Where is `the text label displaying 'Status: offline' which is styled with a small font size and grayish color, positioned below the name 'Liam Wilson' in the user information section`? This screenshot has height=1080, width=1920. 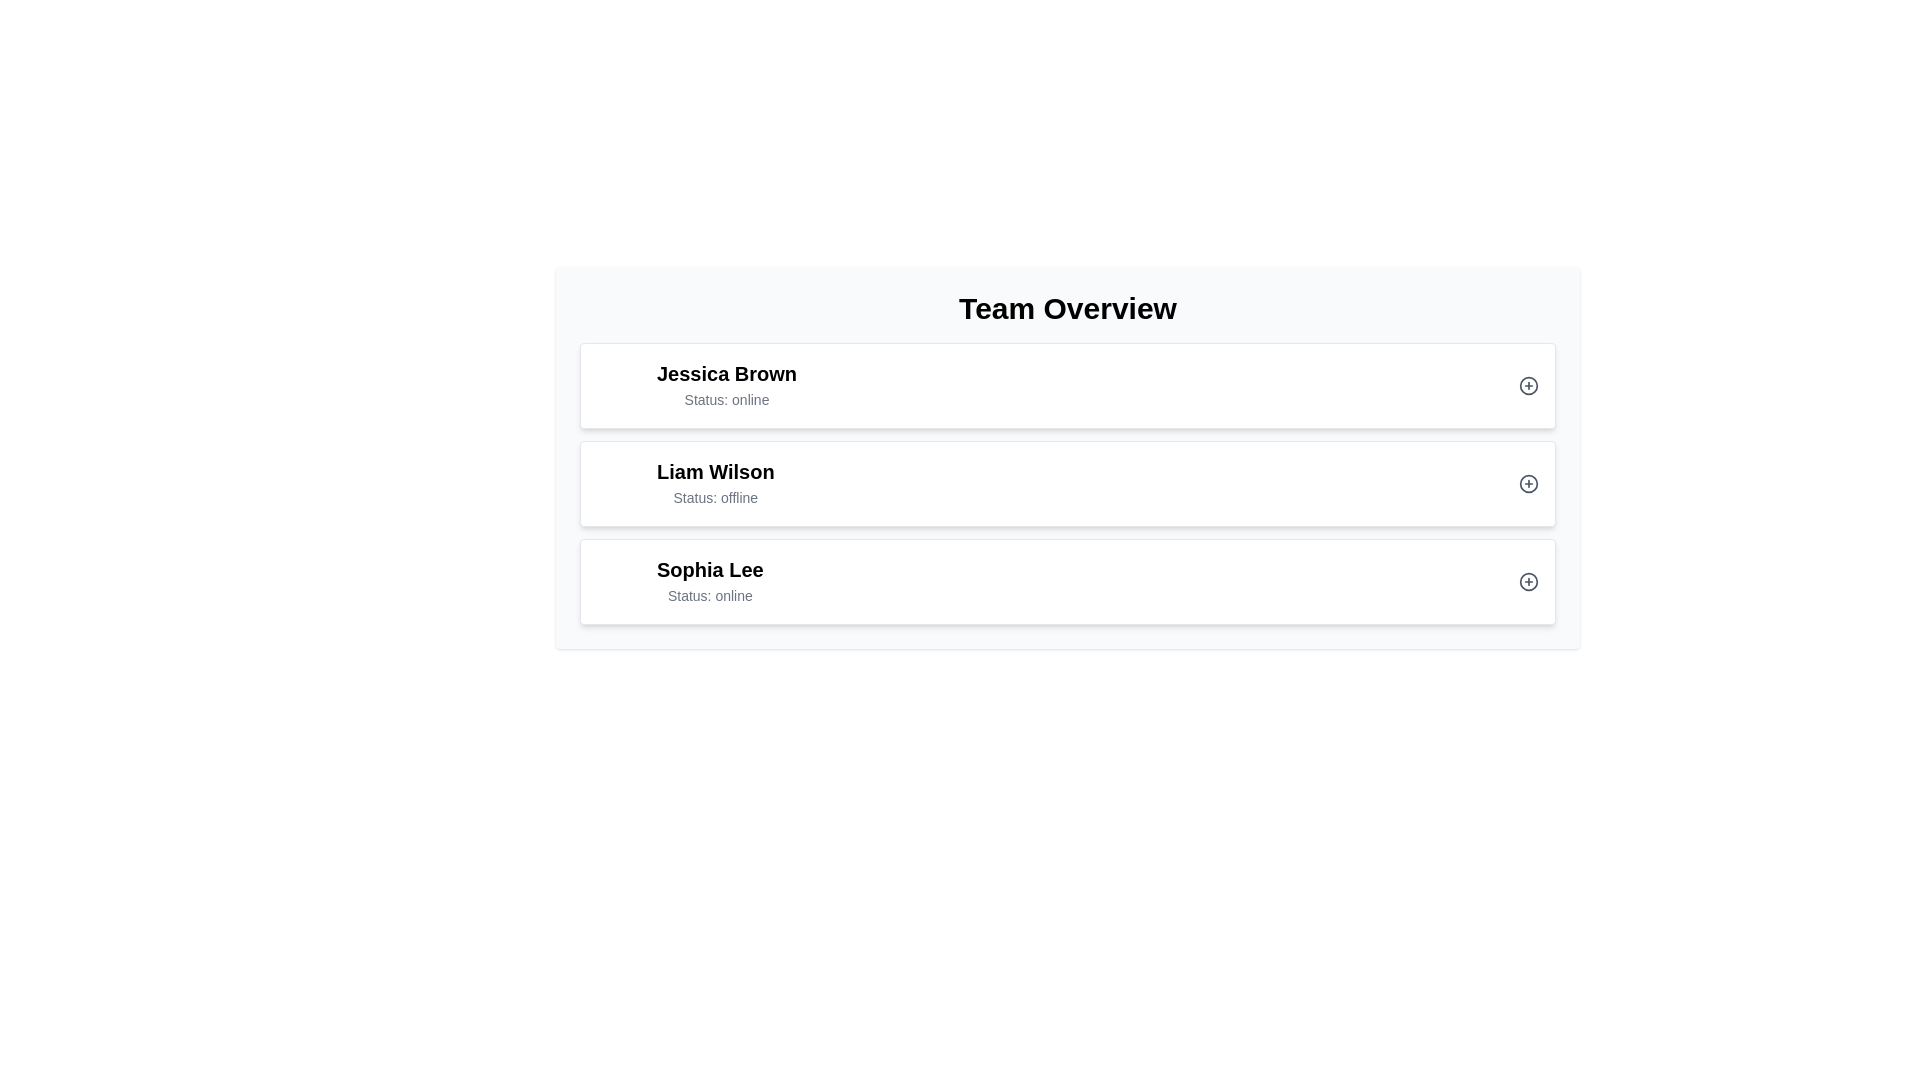
the text label displaying 'Status: offline' which is styled with a small font size and grayish color, positioned below the name 'Liam Wilson' in the user information section is located at coordinates (715, 496).